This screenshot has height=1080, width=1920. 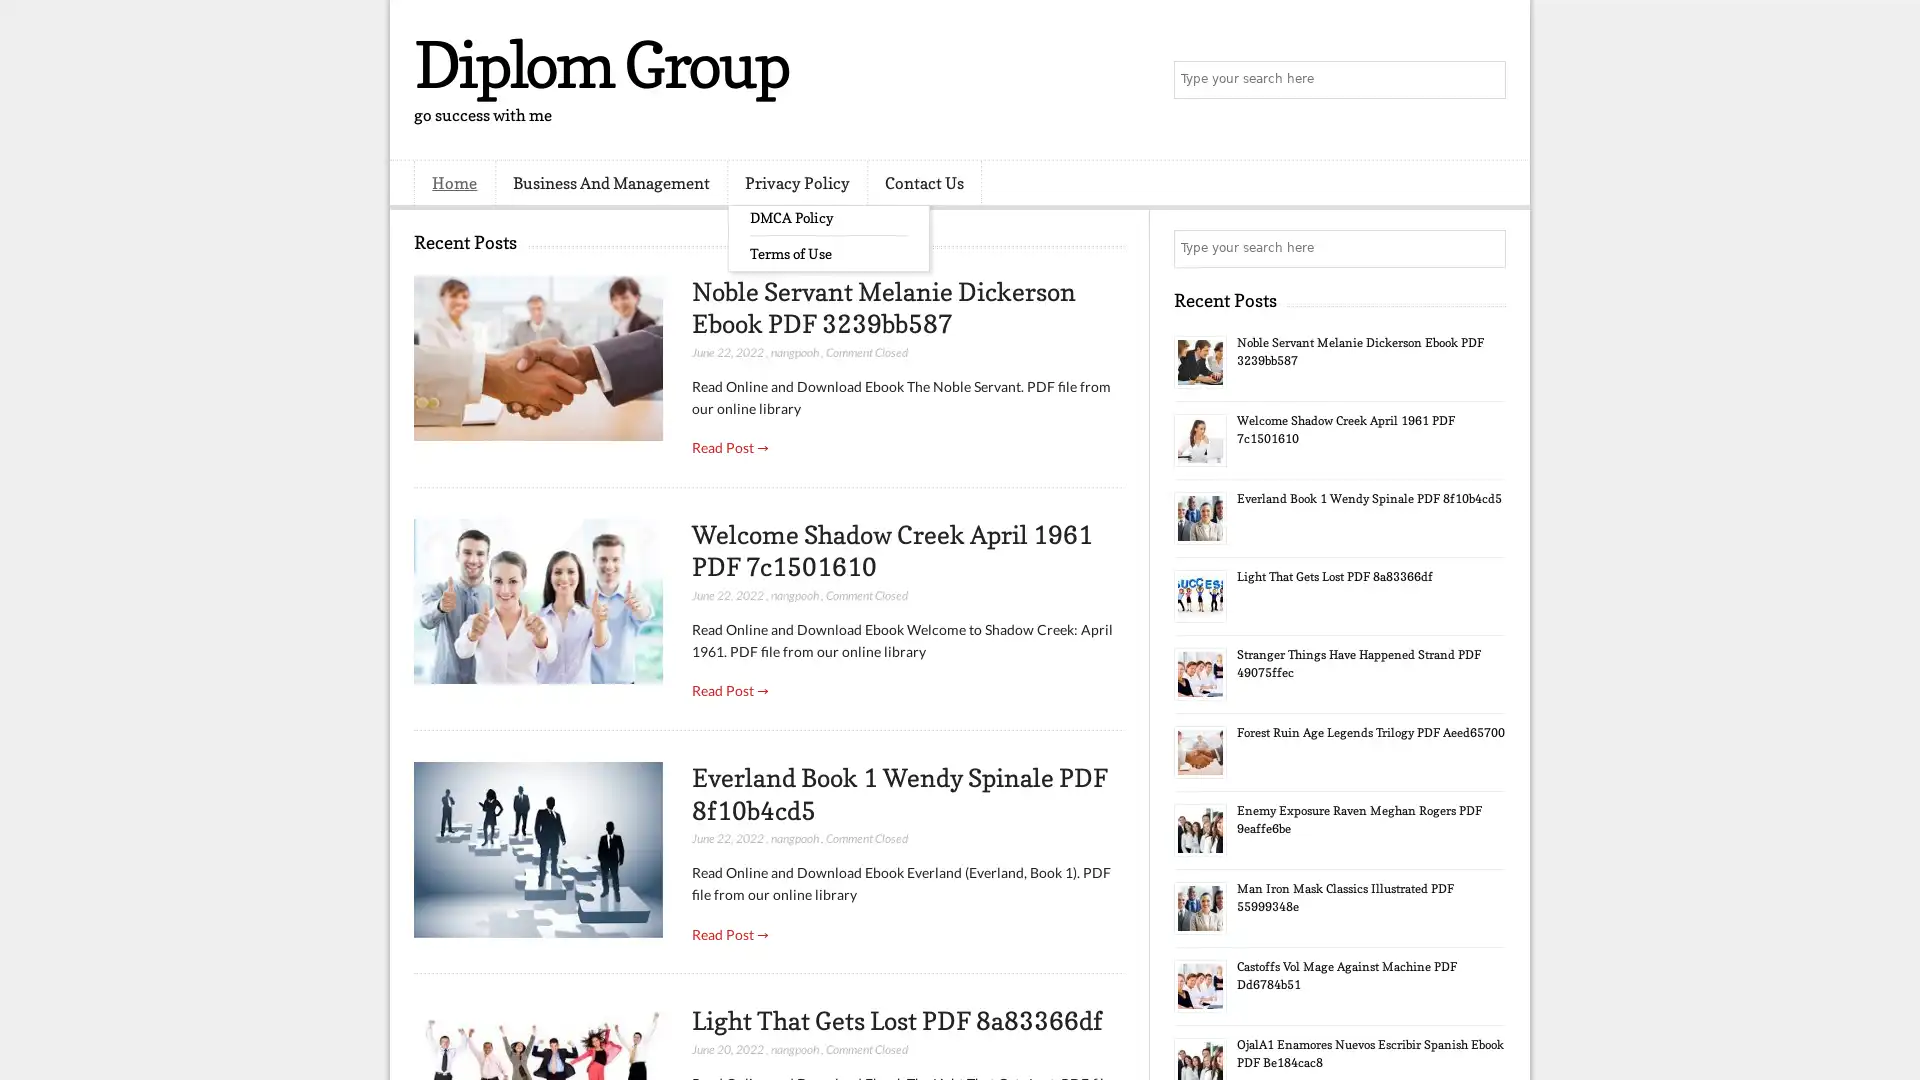 I want to click on Search, so click(x=1485, y=80).